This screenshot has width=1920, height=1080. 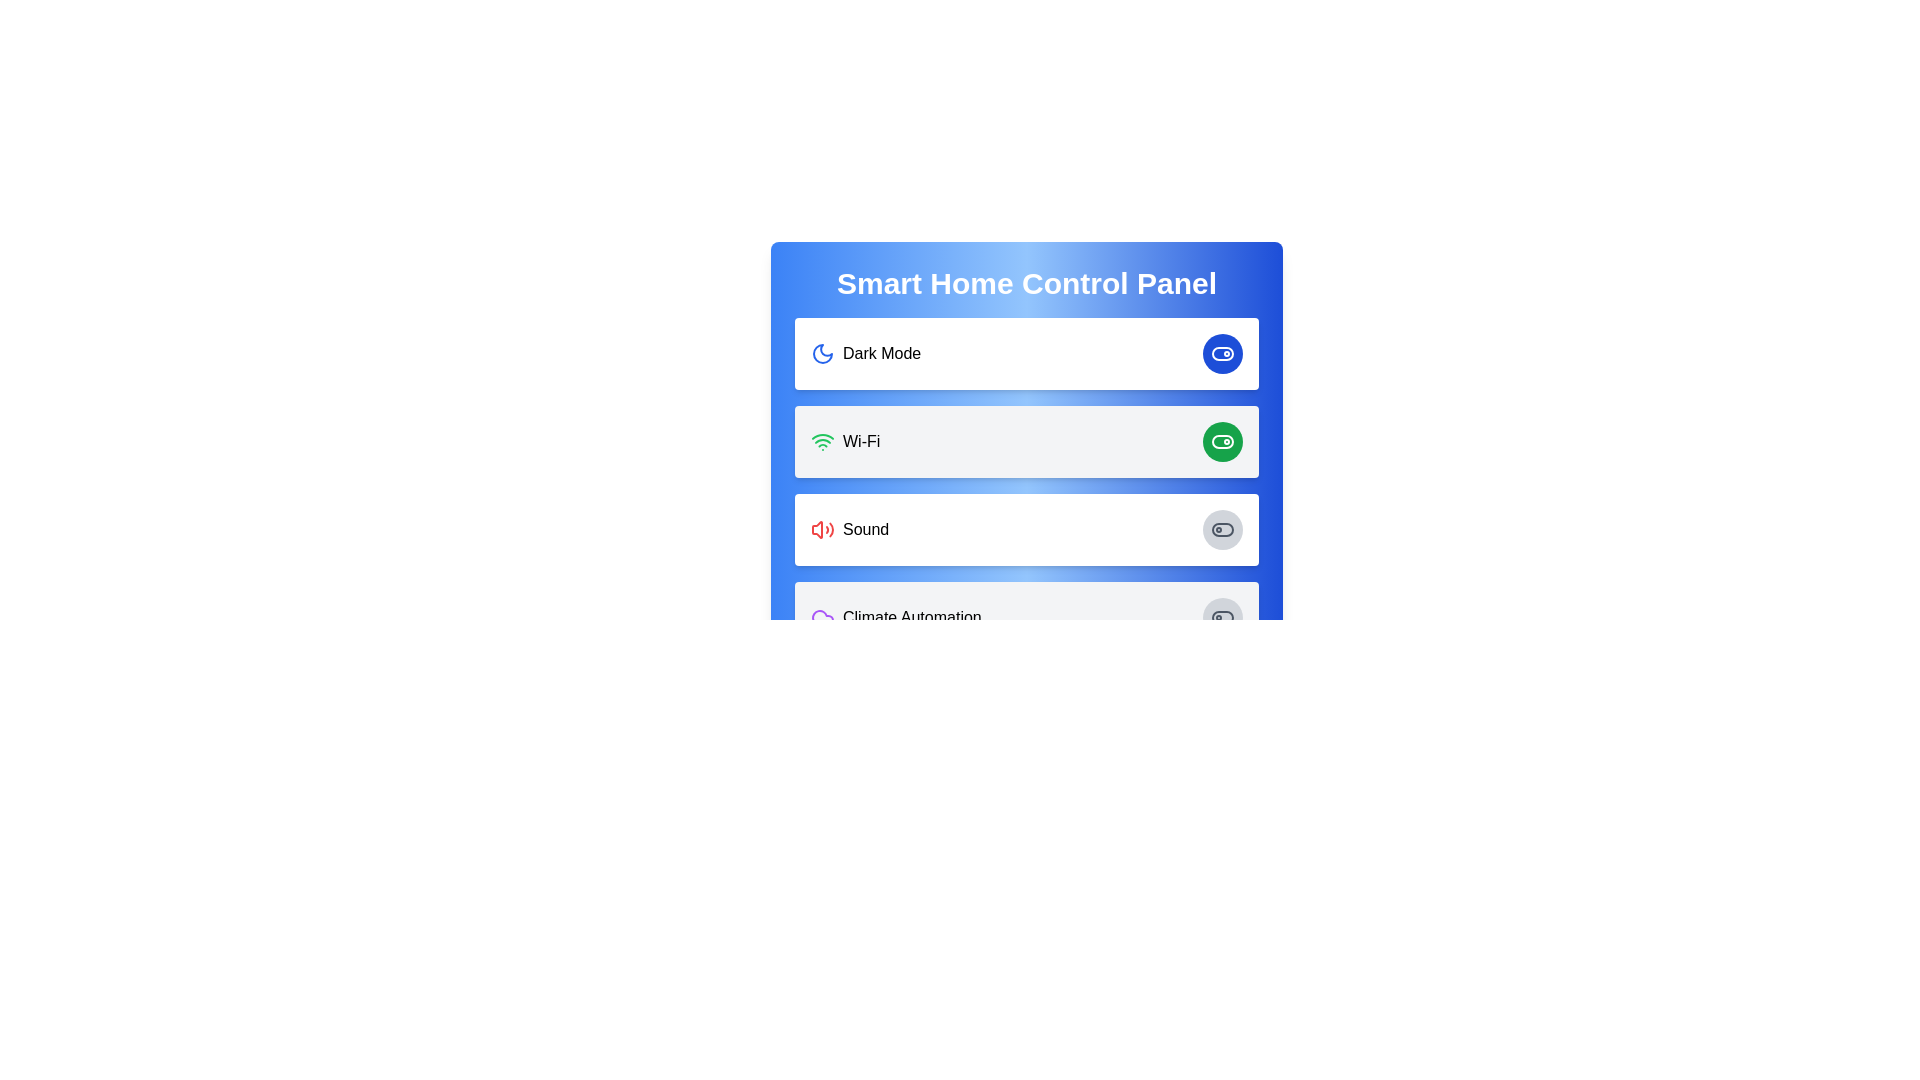 I want to click on the Dark Mode icon, which is located on the left side of the Dark Mode label in the settings list, so click(x=822, y=353).